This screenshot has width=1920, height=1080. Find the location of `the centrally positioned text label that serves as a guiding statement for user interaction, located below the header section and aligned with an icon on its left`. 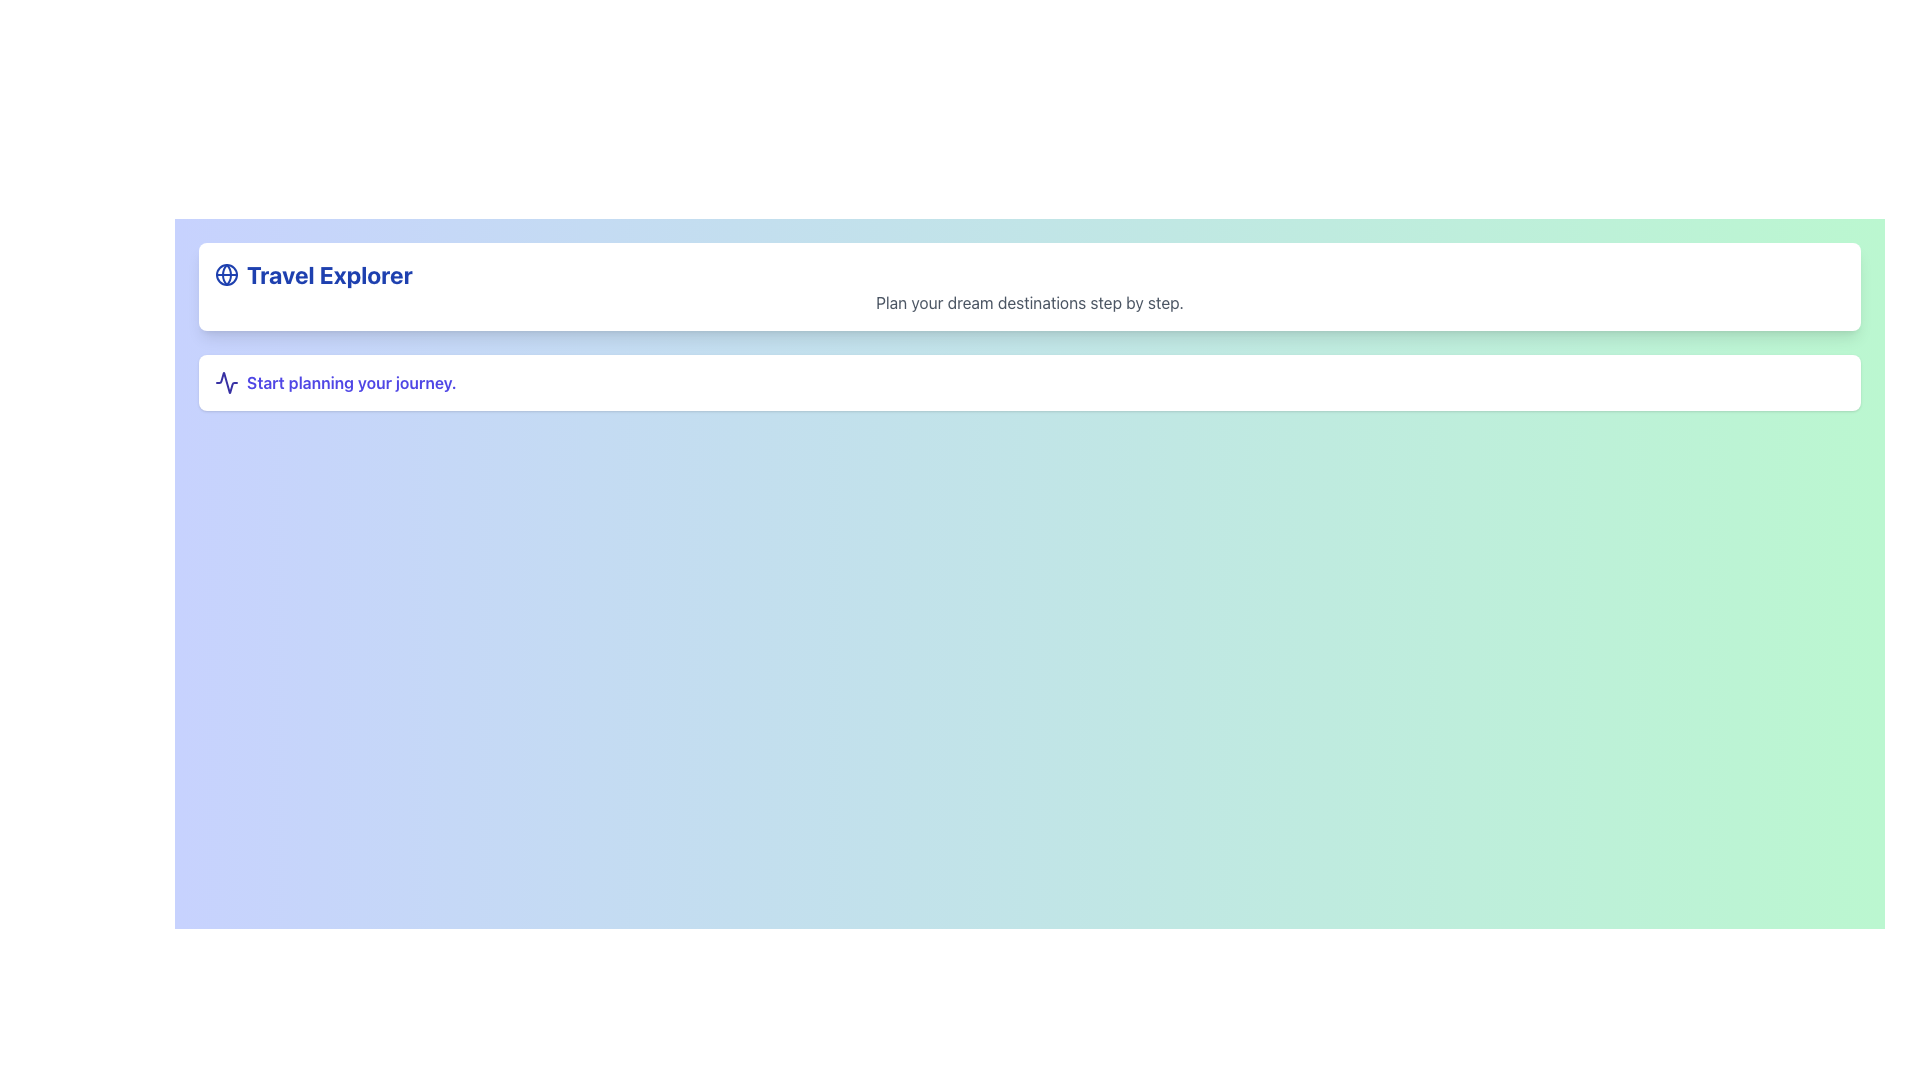

the centrally positioned text label that serves as a guiding statement for user interaction, located below the header section and aligned with an icon on its left is located at coordinates (351, 382).